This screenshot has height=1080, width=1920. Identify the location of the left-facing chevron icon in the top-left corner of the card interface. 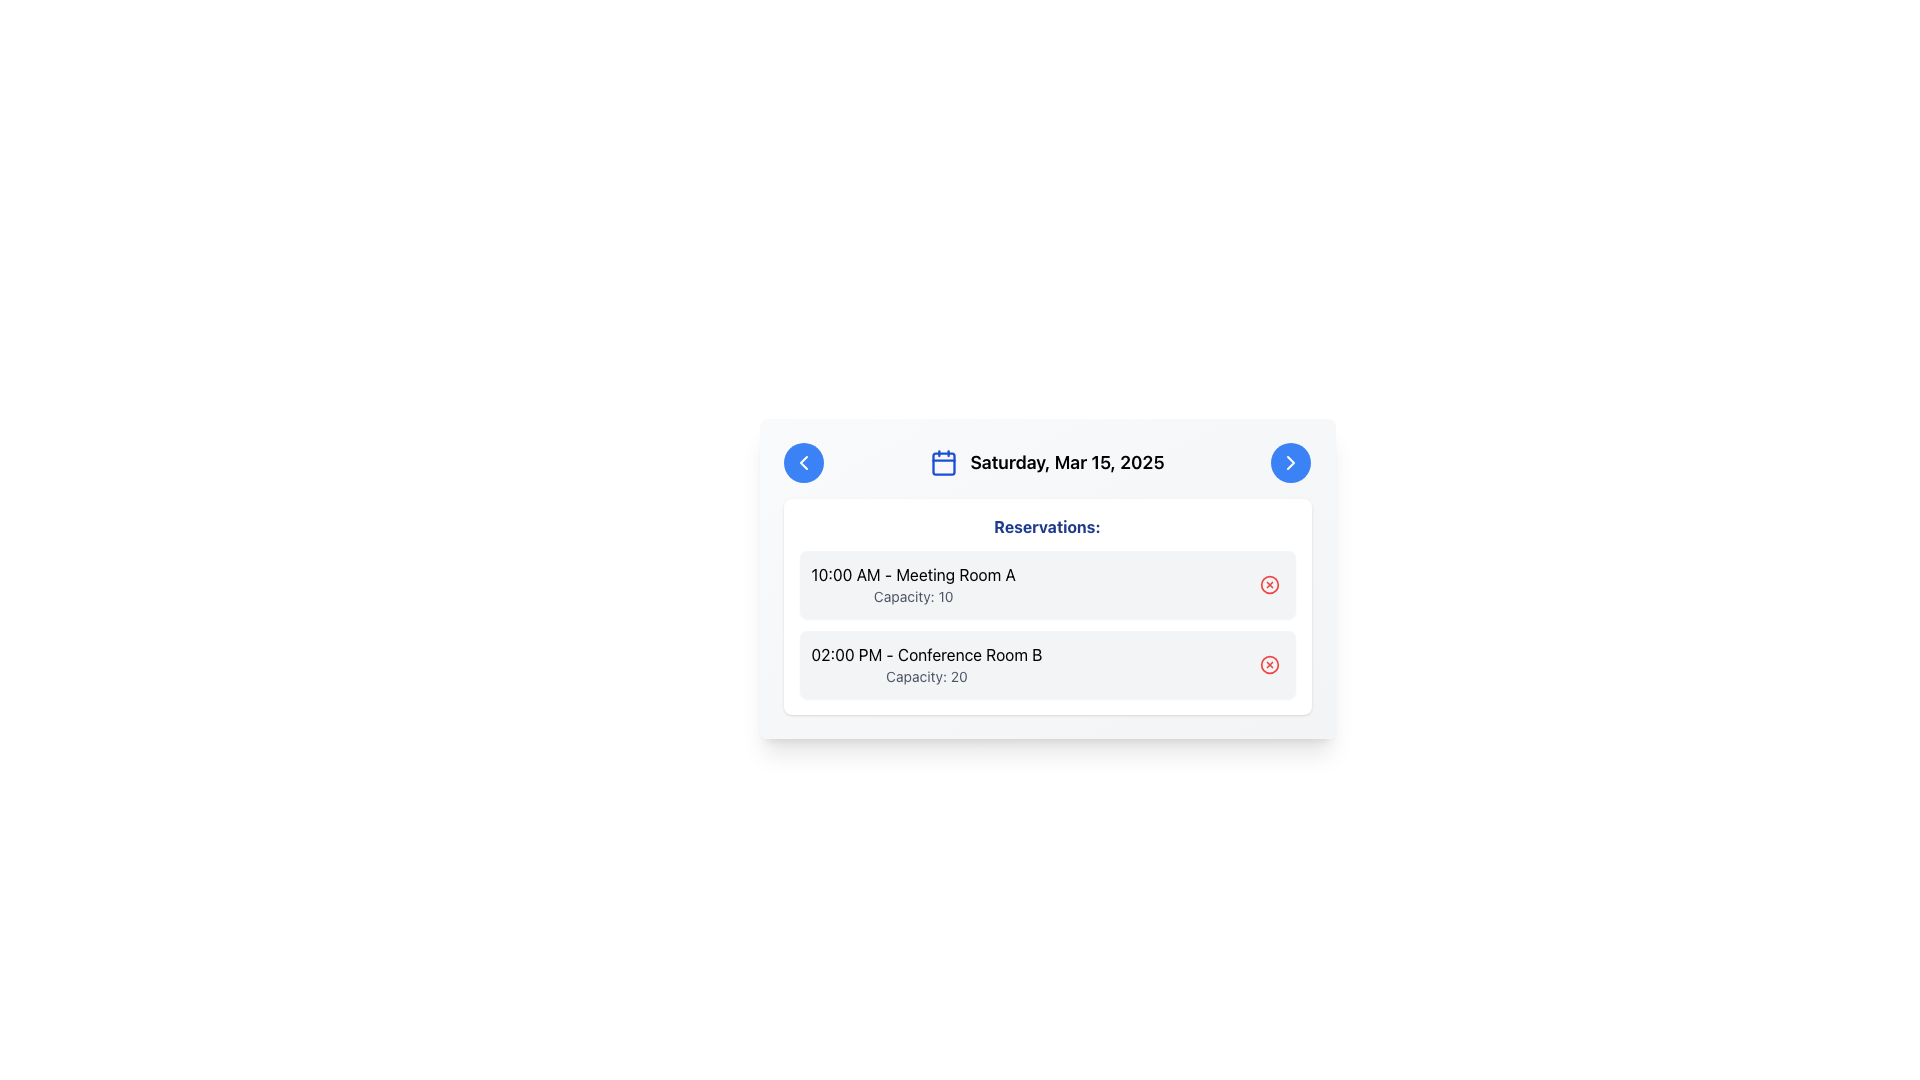
(803, 462).